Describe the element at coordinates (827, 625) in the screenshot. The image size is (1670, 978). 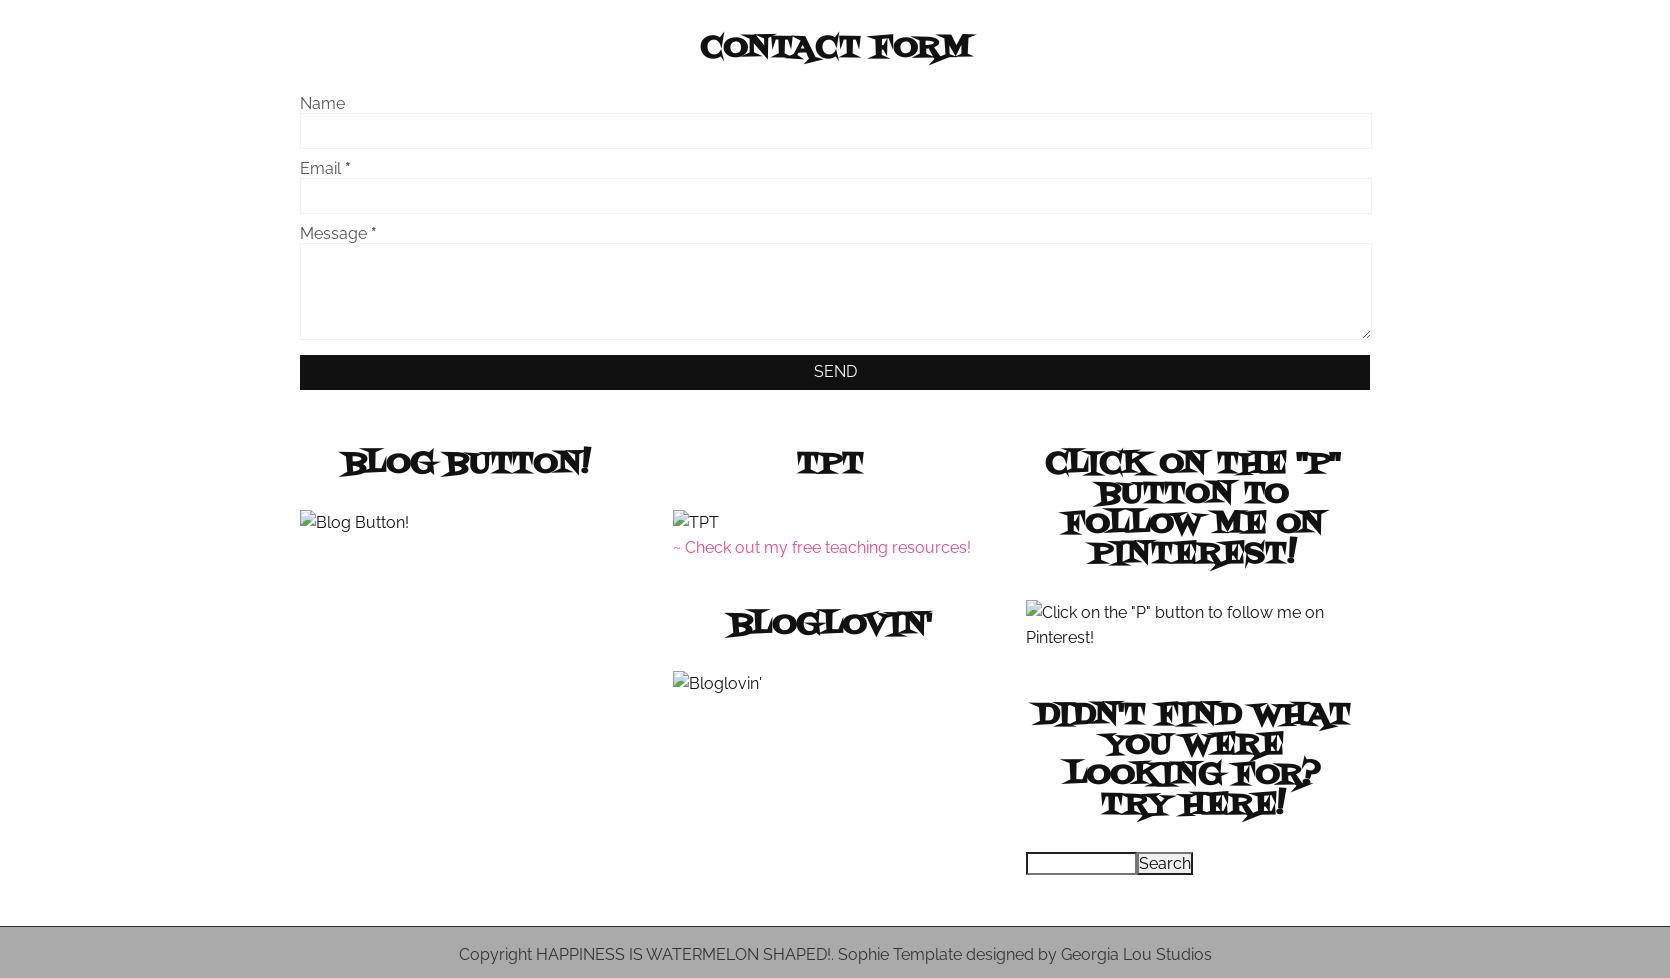
I see `'Bloglovin''` at that location.